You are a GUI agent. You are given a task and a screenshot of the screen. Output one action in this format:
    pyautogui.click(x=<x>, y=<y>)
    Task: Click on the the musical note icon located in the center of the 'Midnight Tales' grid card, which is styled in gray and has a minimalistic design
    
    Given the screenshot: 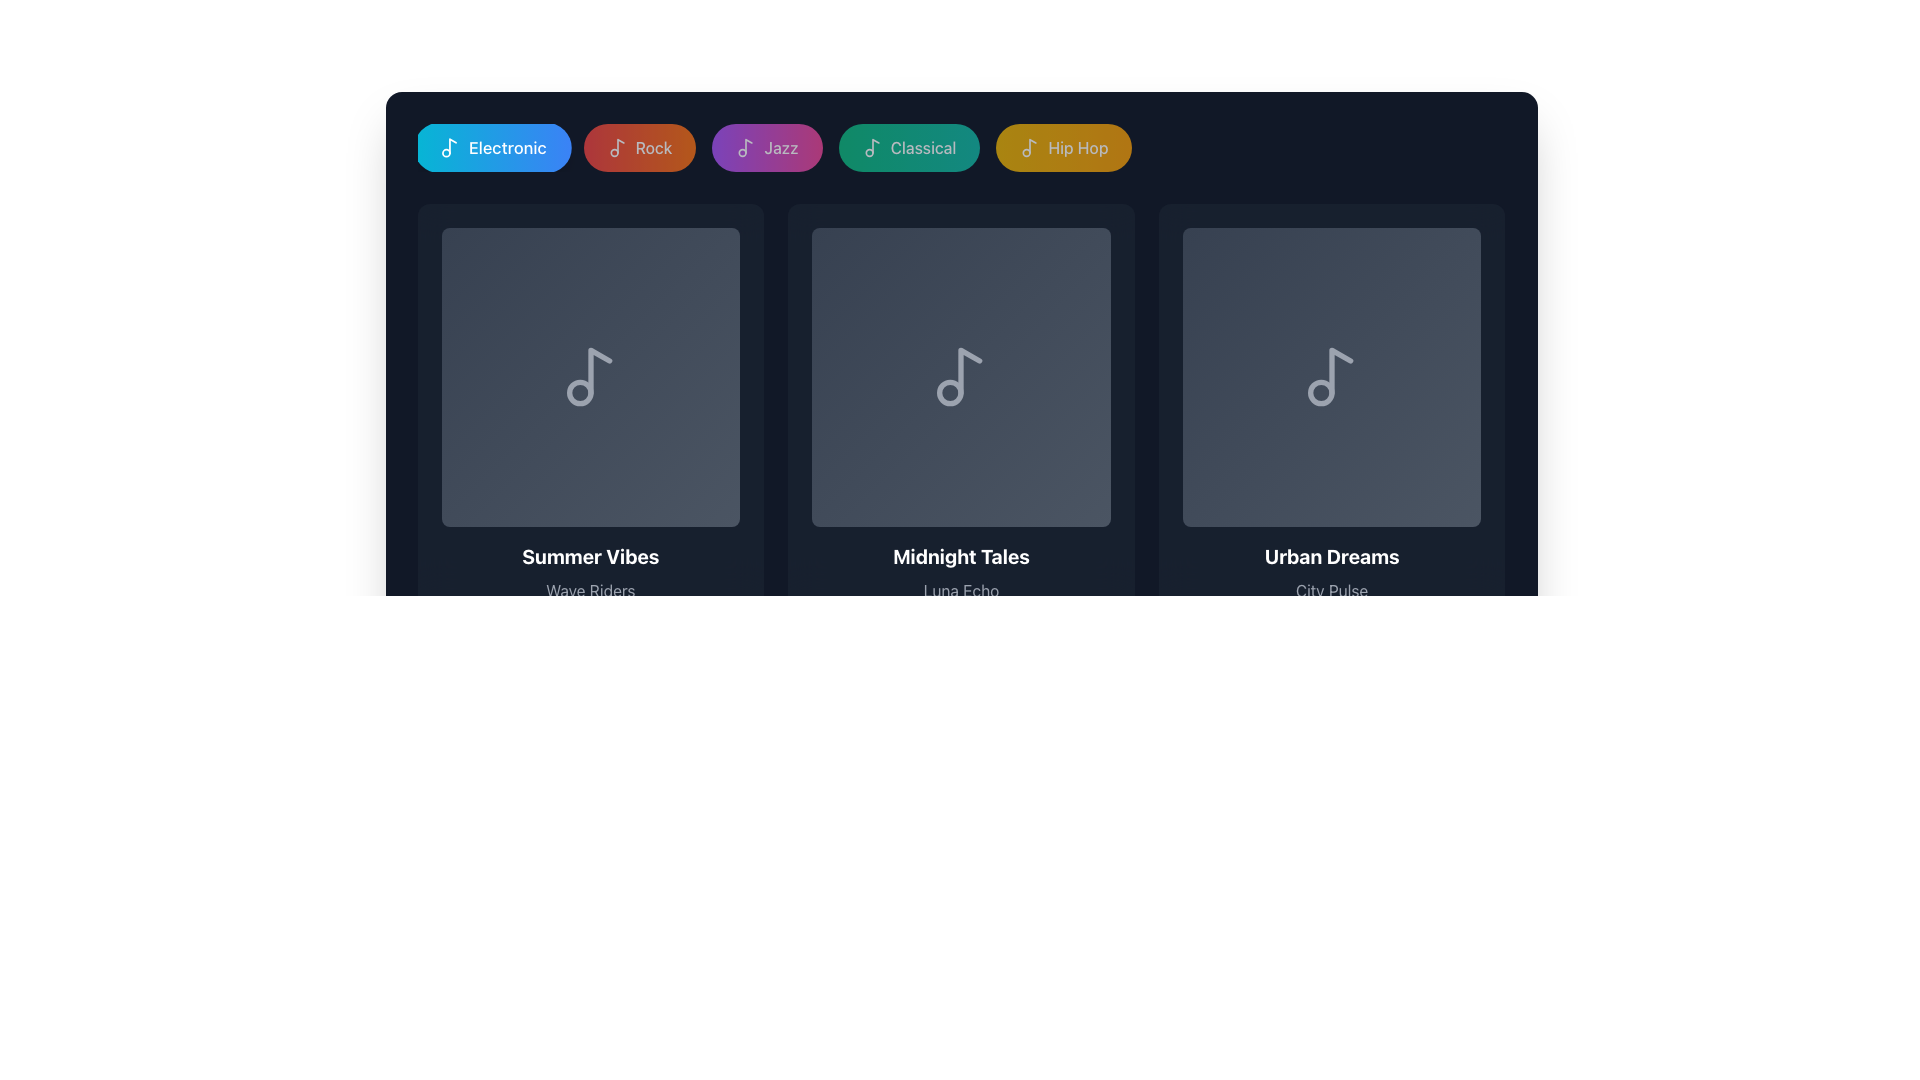 What is the action you would take?
    pyautogui.click(x=970, y=371)
    